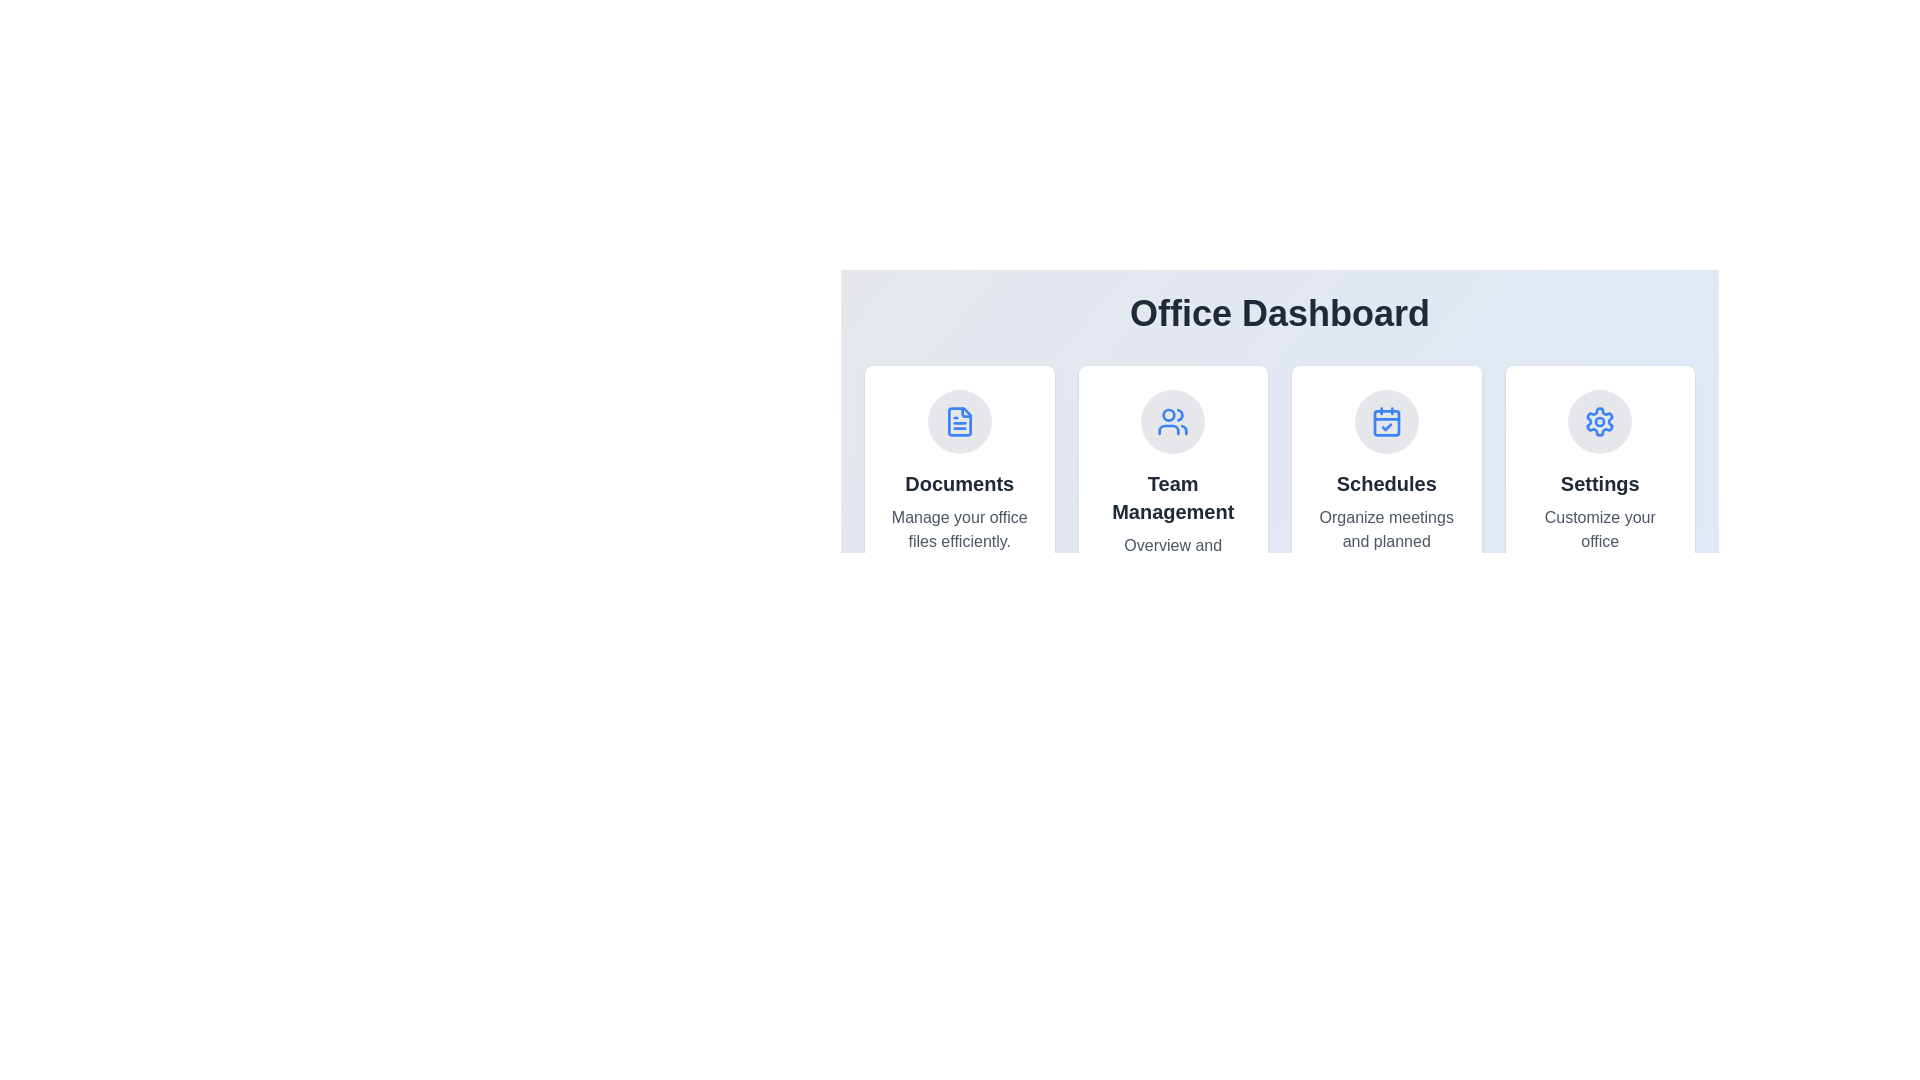 The image size is (1920, 1080). Describe the element at coordinates (1385, 422) in the screenshot. I see `the SVG rectangle element within the calendar icon that serves as the background for the checkmark` at that location.